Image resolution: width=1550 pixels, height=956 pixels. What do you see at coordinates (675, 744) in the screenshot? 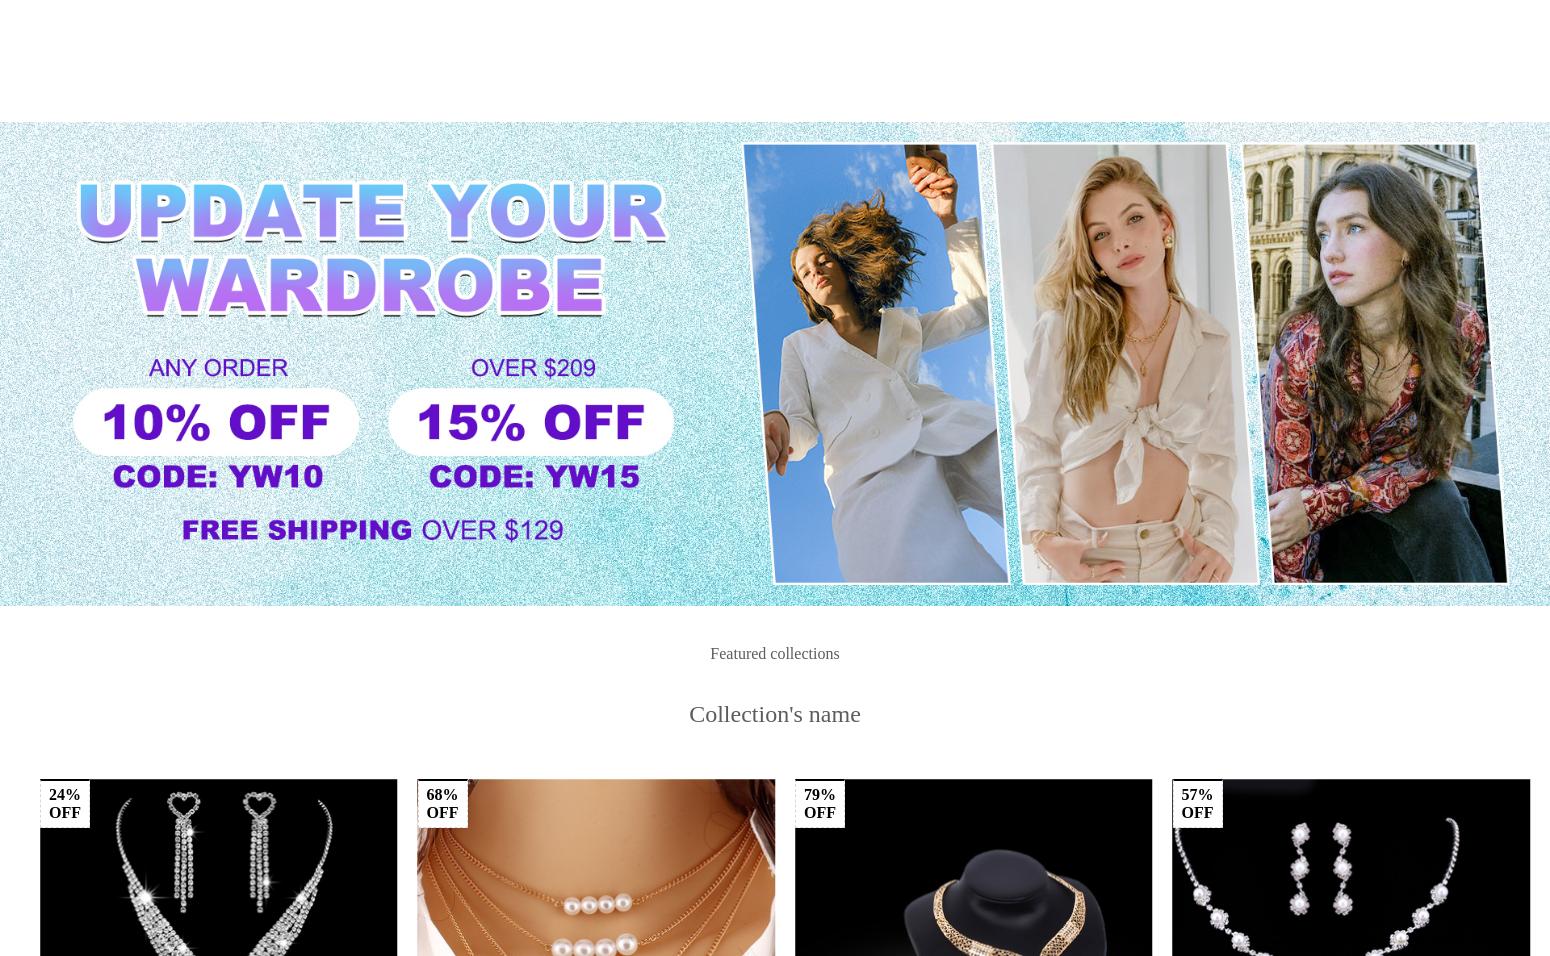
I see `'Ericdress Sequins Sleeveless V-Neck Floor-Length Cocktail Dress 2020'` at bounding box center [675, 744].